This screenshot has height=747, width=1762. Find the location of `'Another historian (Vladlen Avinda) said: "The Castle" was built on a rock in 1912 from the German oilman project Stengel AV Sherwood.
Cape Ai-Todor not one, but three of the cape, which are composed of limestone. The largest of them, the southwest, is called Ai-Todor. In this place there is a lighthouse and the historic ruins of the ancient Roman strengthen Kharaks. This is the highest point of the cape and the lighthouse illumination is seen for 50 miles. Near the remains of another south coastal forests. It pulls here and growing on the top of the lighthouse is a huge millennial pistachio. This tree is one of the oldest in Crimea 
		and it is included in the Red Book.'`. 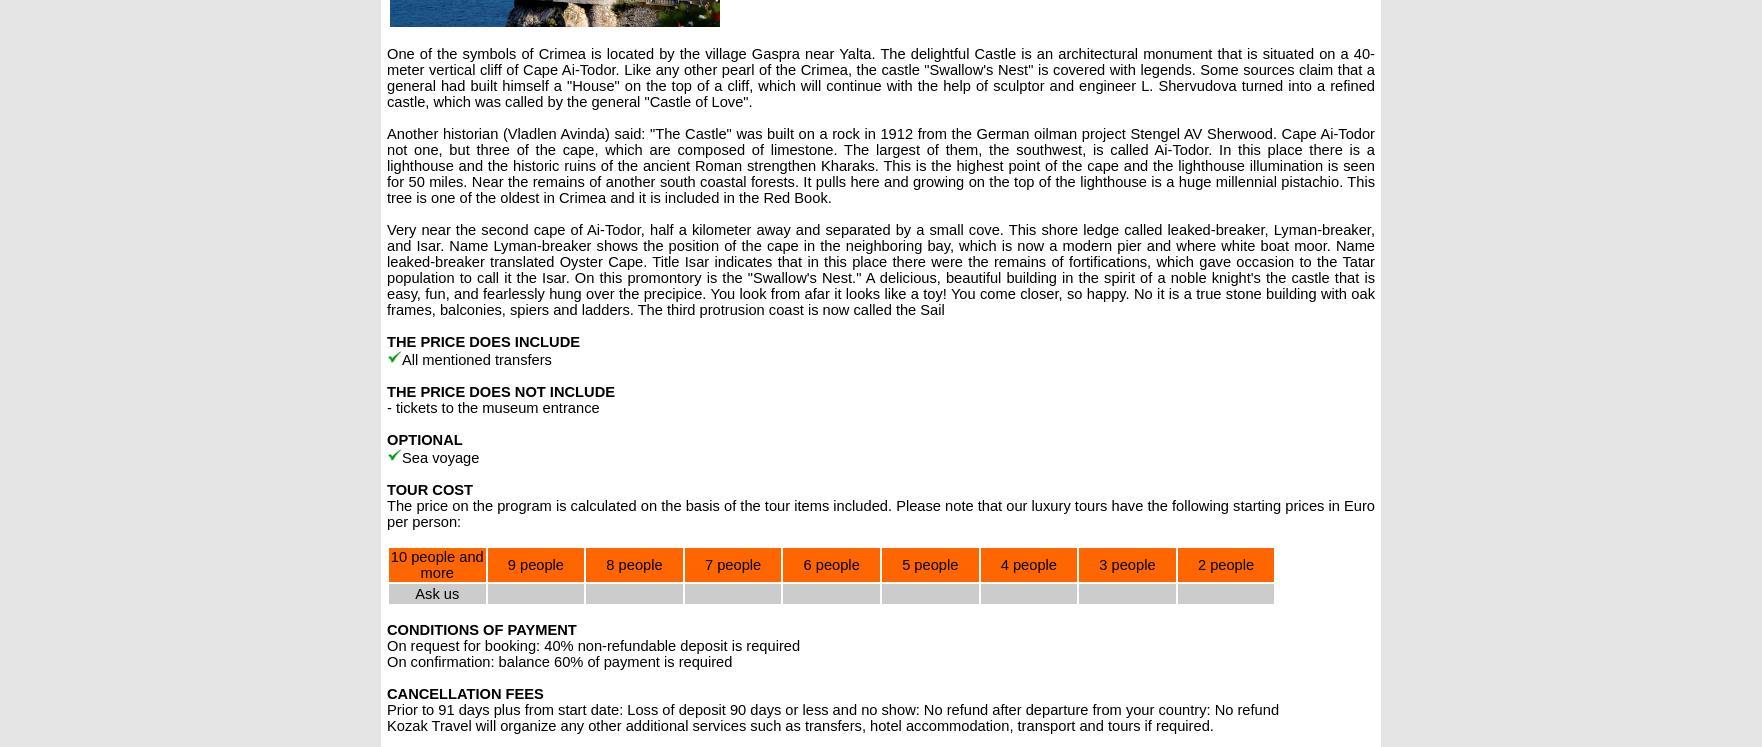

'Another historian (Vladlen Avinda) said: "The Castle" was built on a rock in 1912 from the German oilman project Stengel AV Sherwood.
Cape Ai-Todor not one, but three of the cape, which are composed of limestone. The largest of them, the southwest, is called Ai-Todor. In this place there is a lighthouse and the historic ruins of the ancient Roman strengthen Kharaks. This is the highest point of the cape and the lighthouse illumination is seen for 50 miles. Near the remains of another south coastal forests. It pulls here and growing on the top of the lighthouse is a huge millennial pistachio. This tree is one of the oldest in Crimea 
		and it is included in the Red Book.' is located at coordinates (881, 164).